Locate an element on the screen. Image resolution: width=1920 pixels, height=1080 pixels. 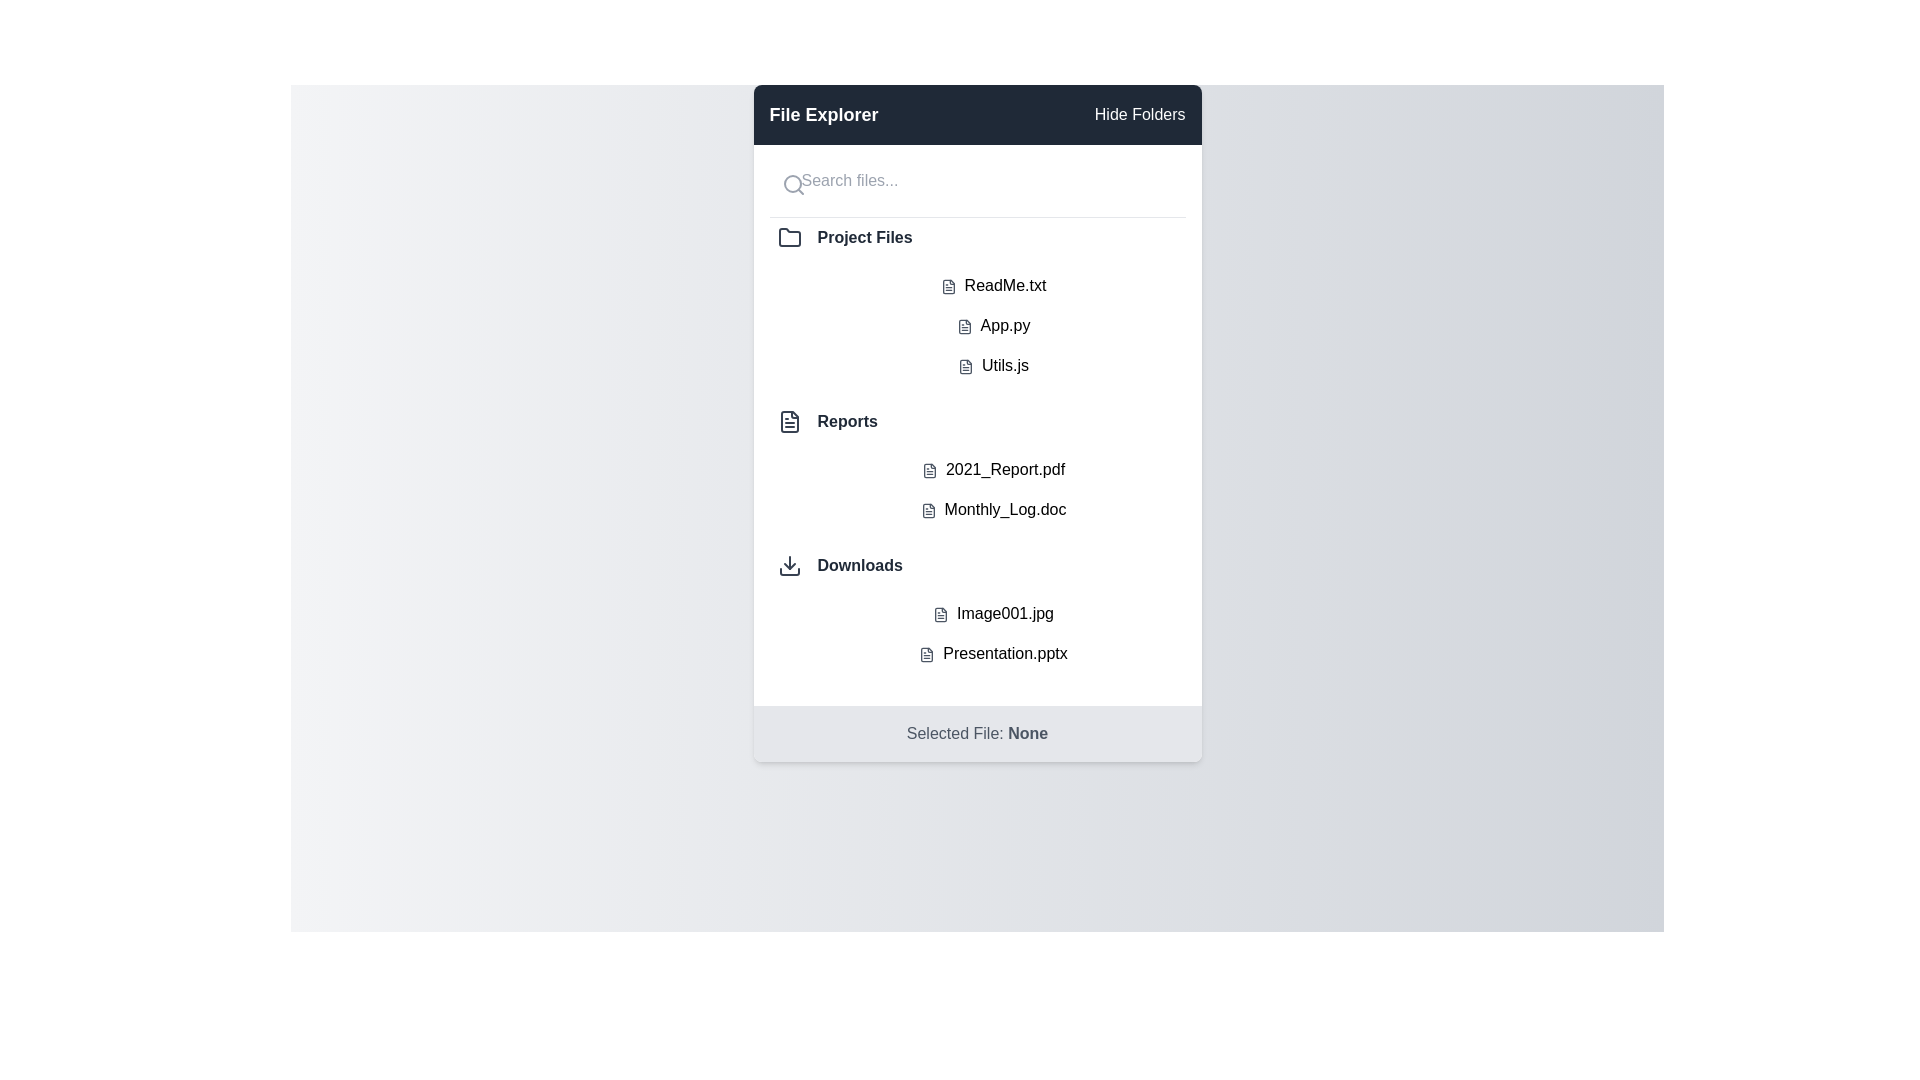
the file named Monthly_Log.doc to select it is located at coordinates (993, 508).